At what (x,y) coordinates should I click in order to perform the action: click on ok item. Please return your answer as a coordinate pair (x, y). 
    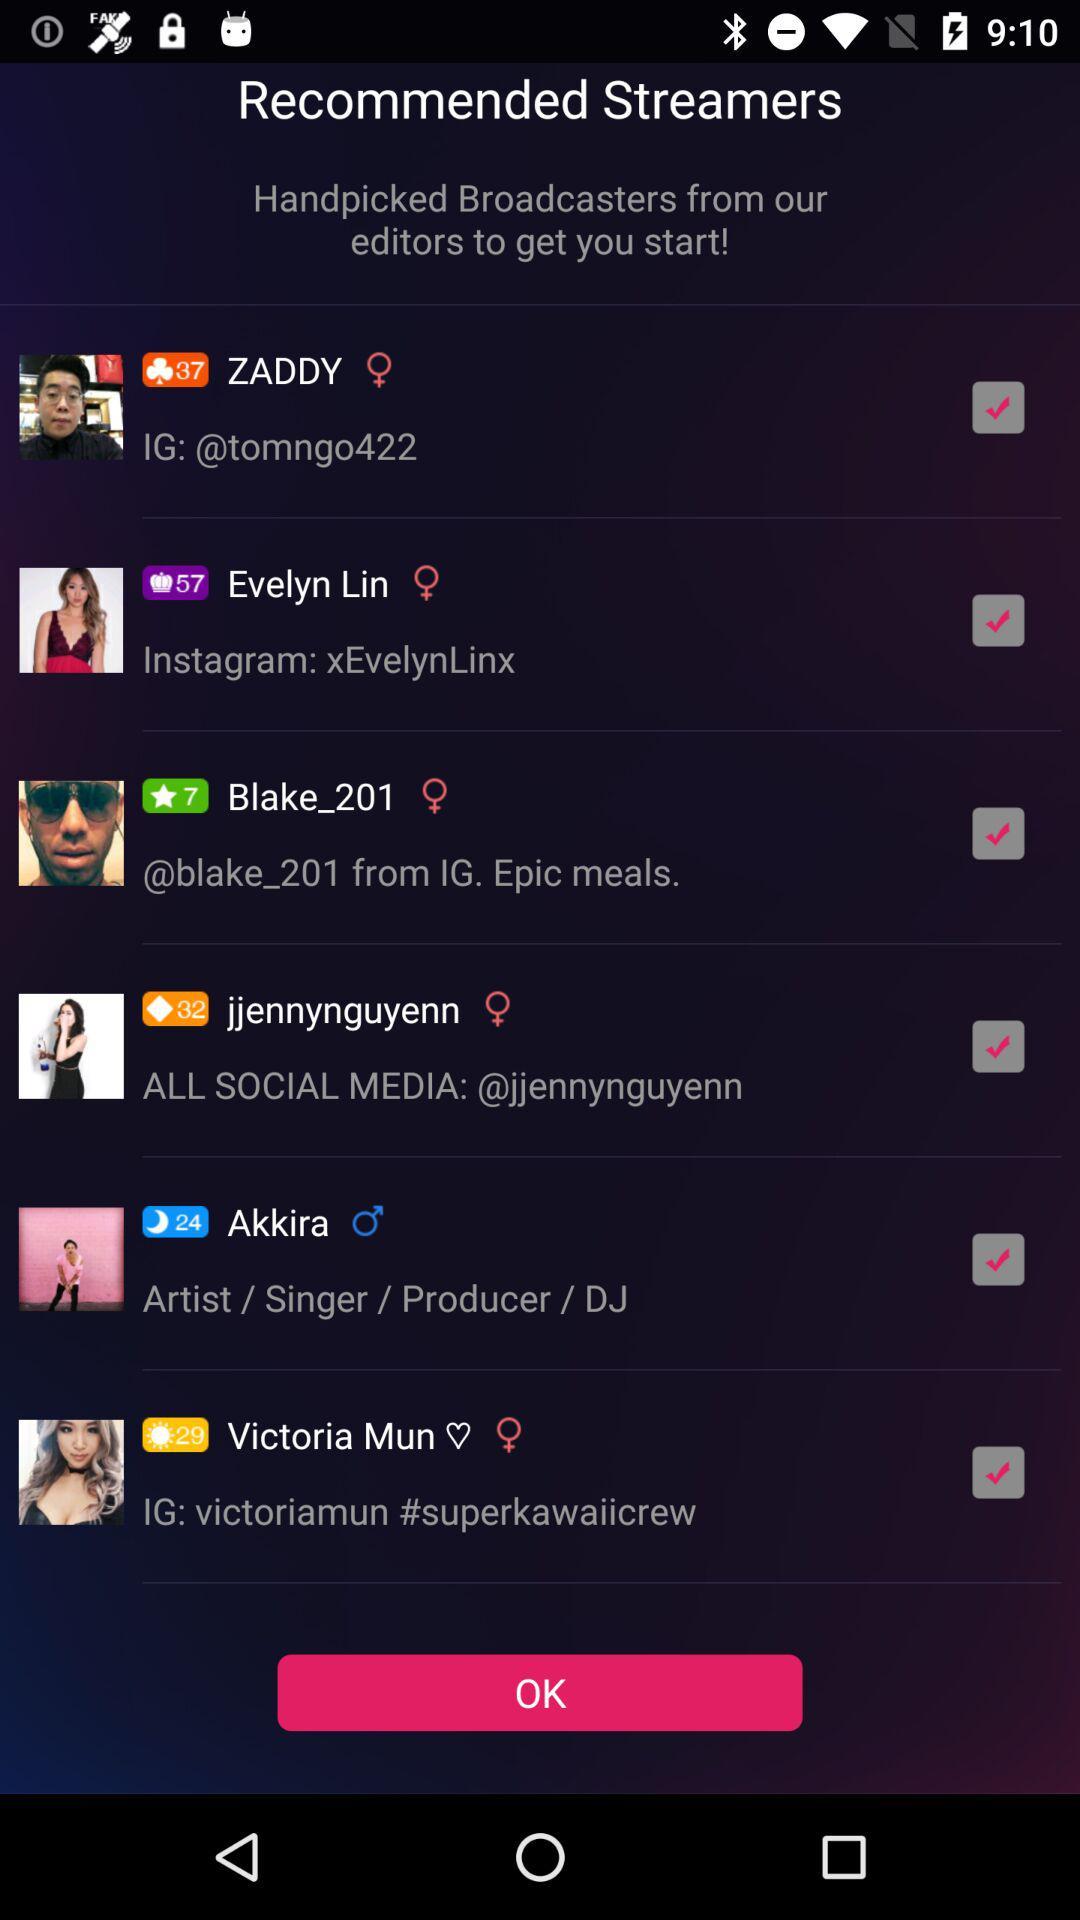
    Looking at the image, I should click on (540, 1691).